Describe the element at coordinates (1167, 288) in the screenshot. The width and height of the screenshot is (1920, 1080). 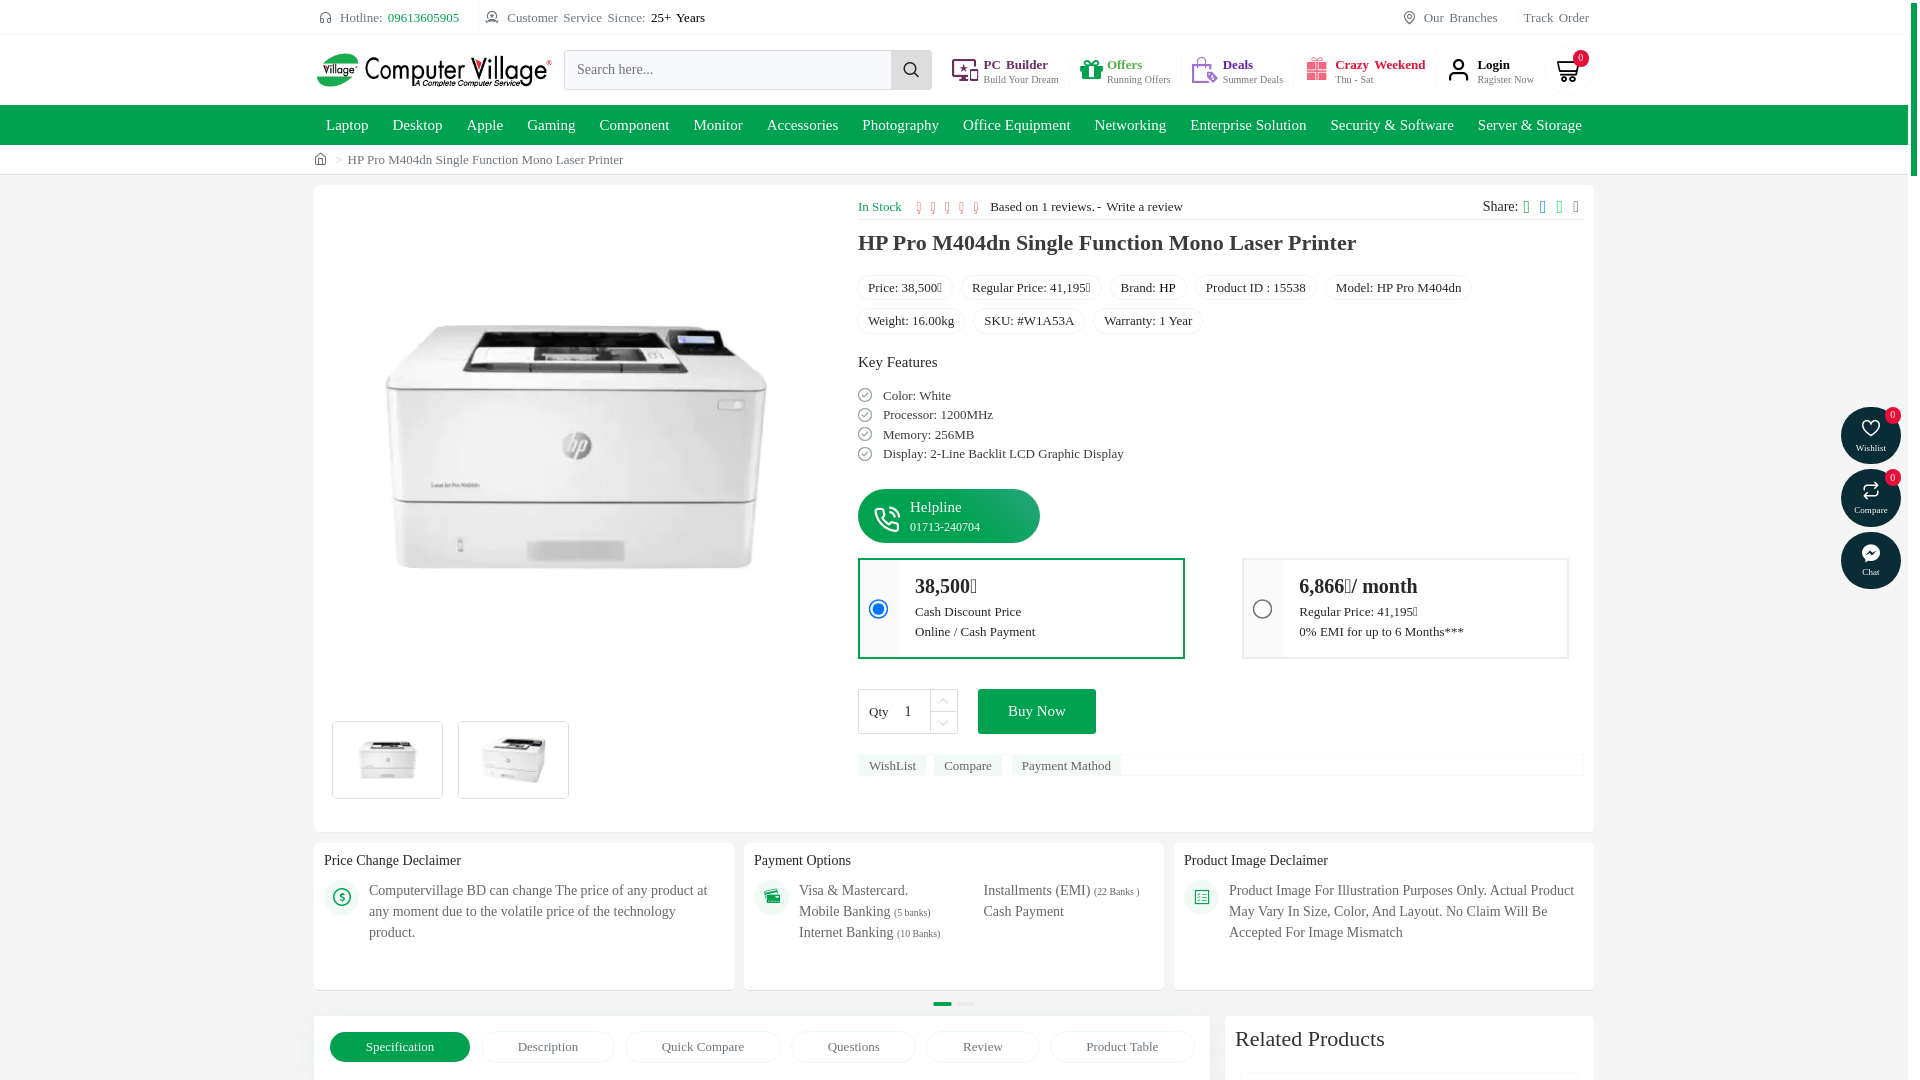
I see `'HP'` at that location.